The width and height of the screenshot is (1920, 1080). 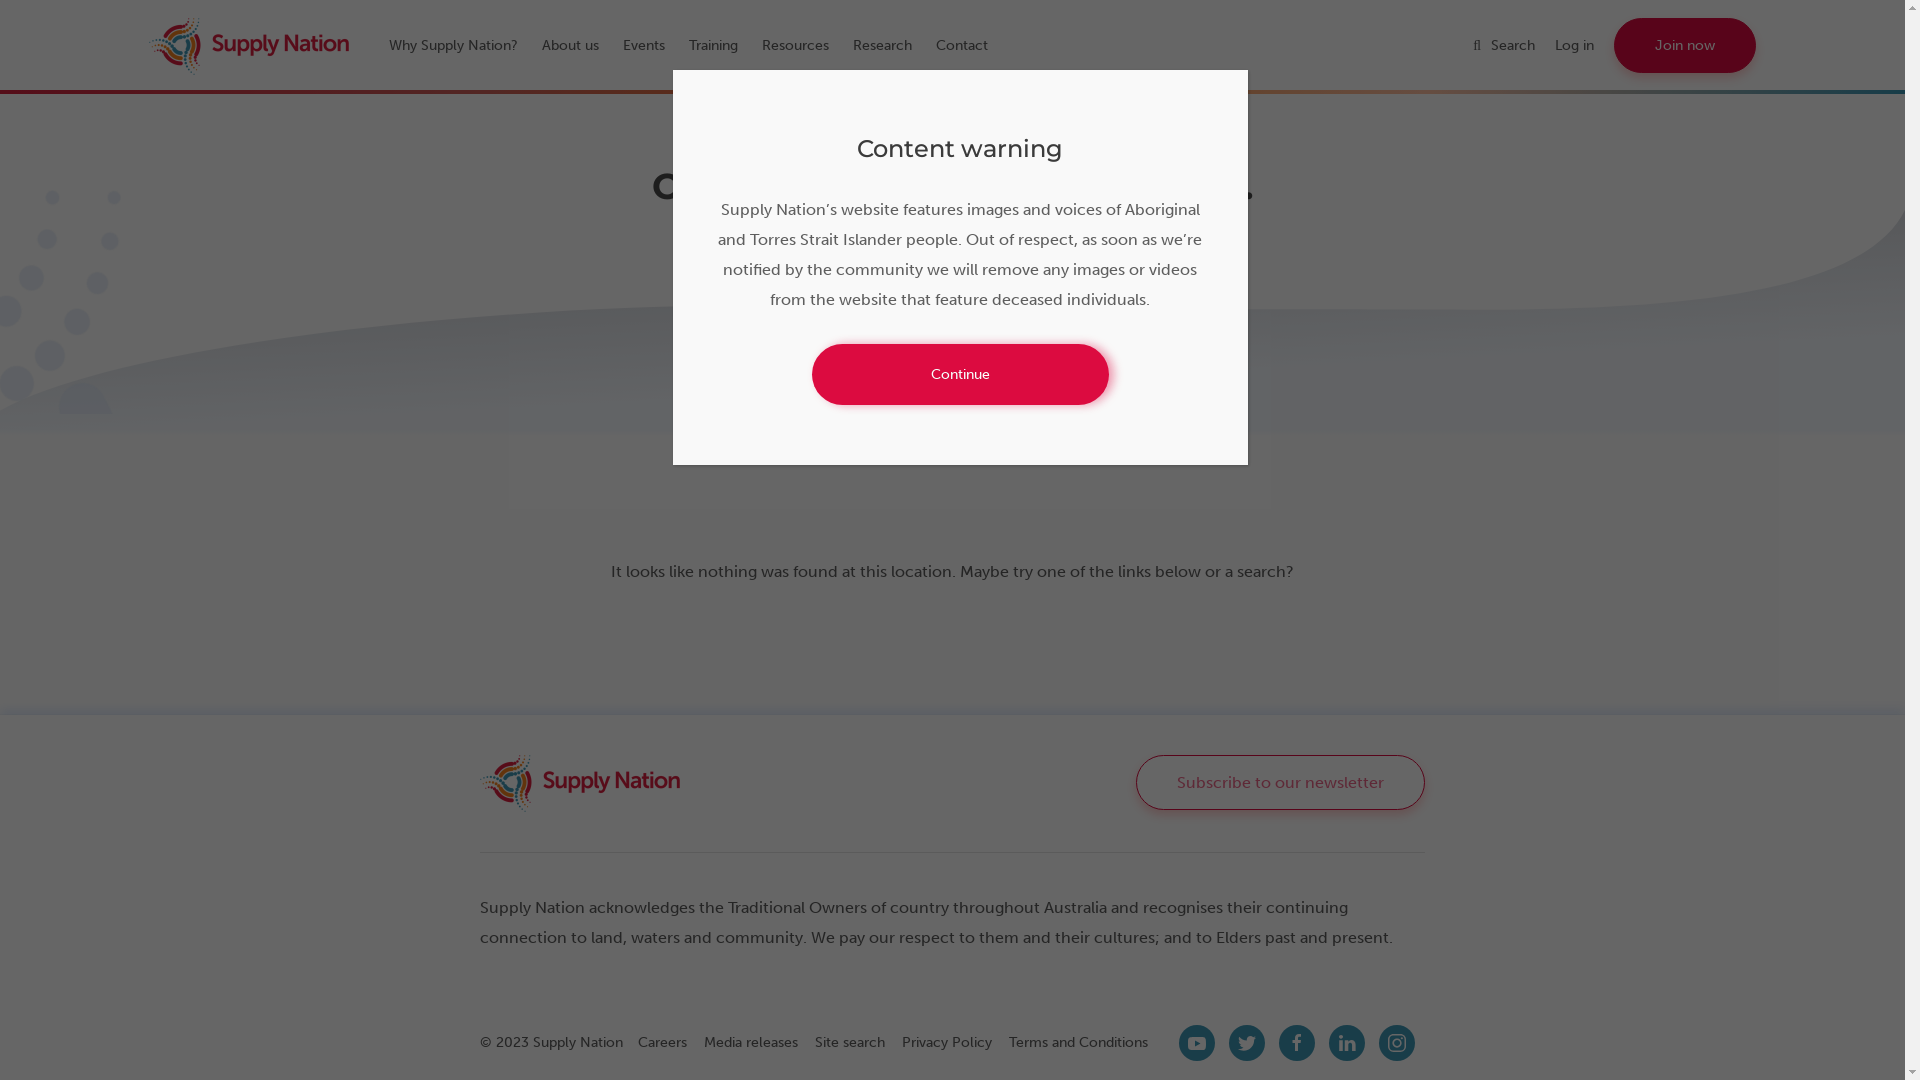 What do you see at coordinates (722, 45) in the screenshot?
I see `'Training'` at bounding box center [722, 45].